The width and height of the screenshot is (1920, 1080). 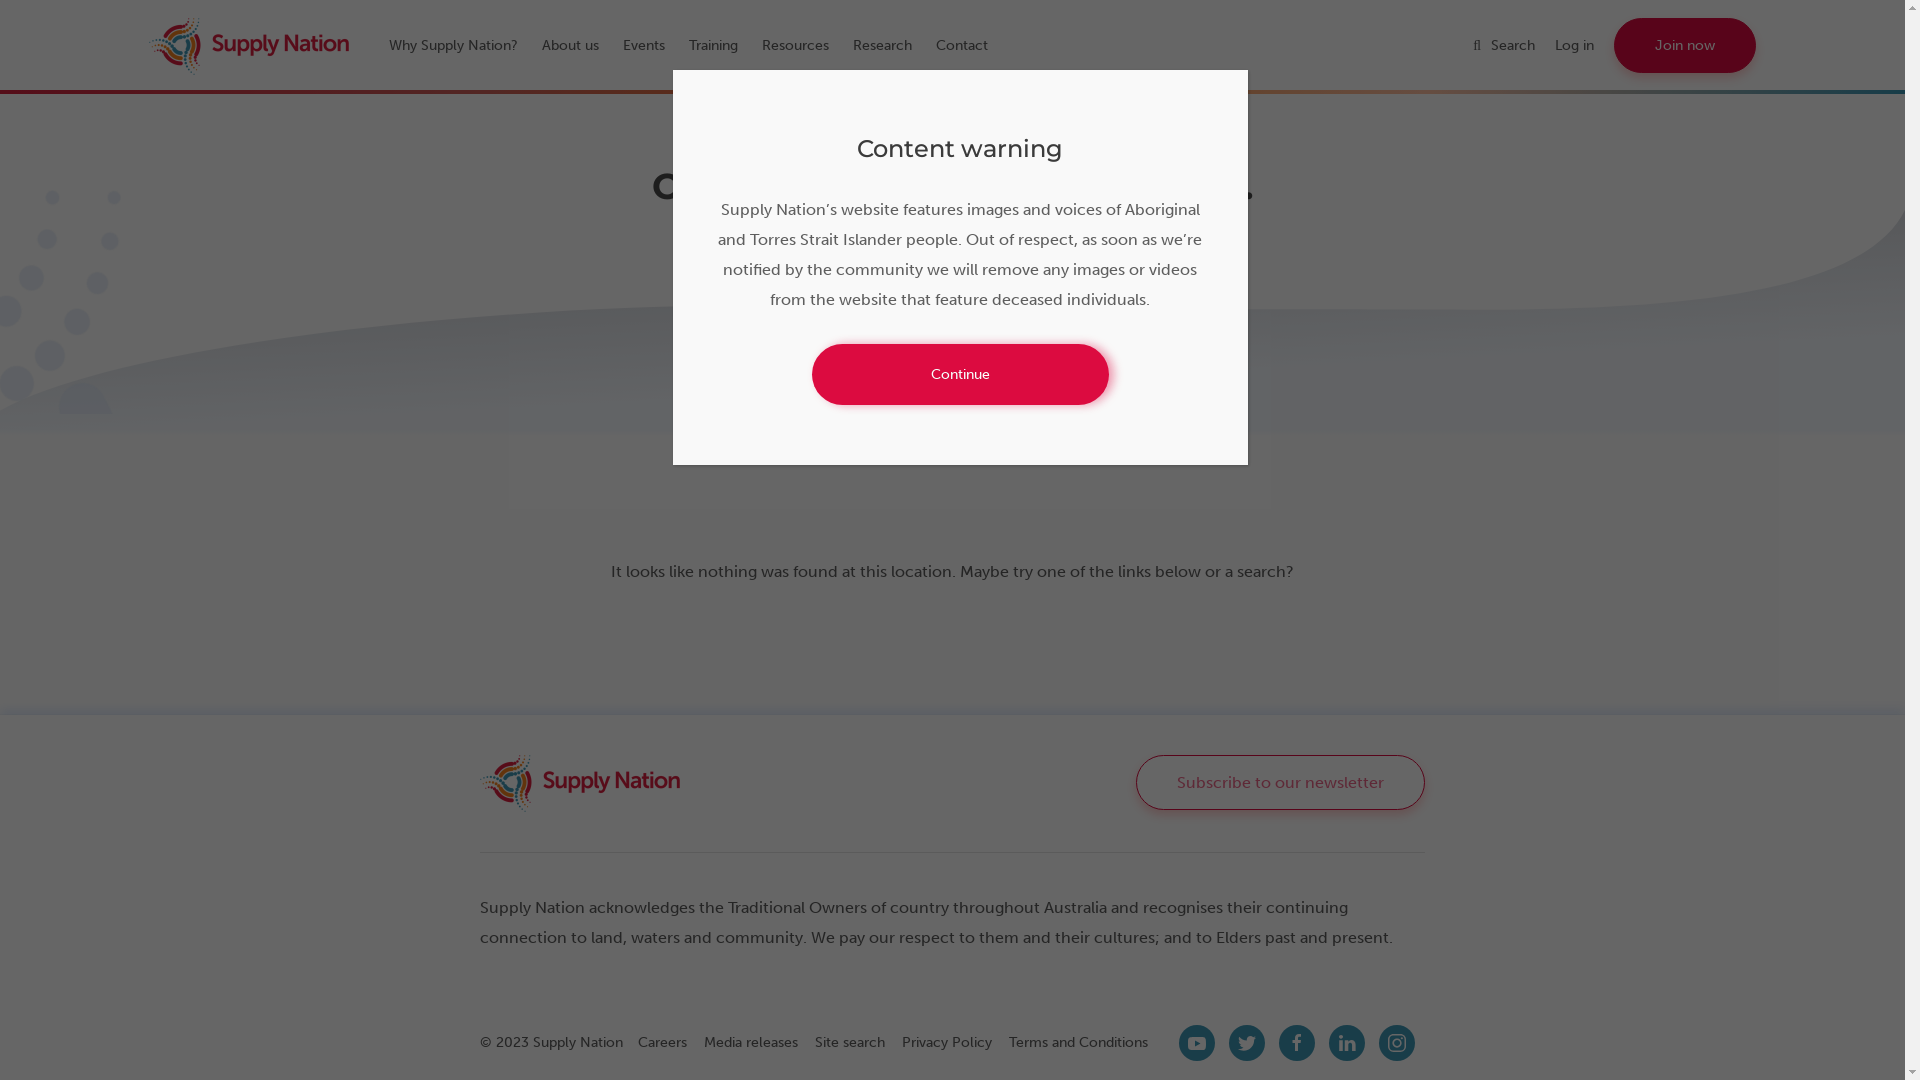 What do you see at coordinates (722, 45) in the screenshot?
I see `'Training'` at bounding box center [722, 45].